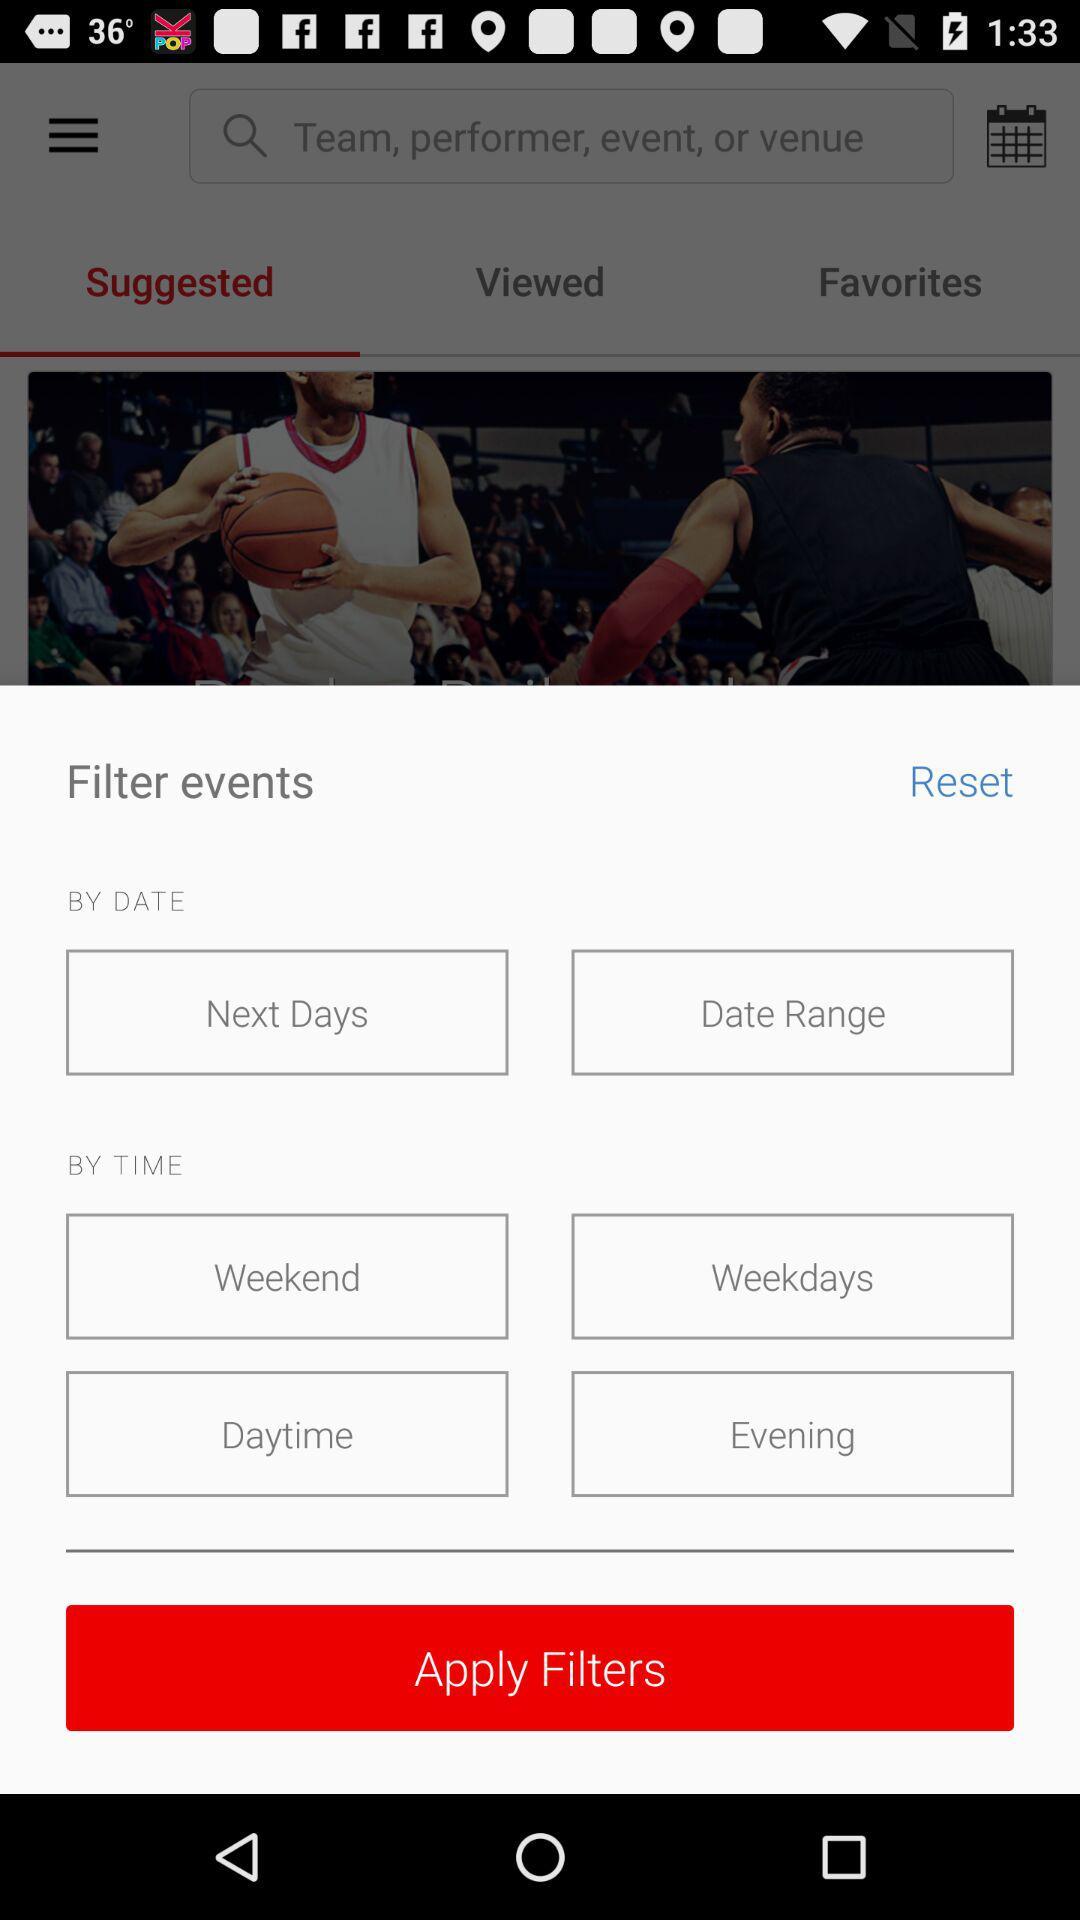  What do you see at coordinates (791, 1433) in the screenshot?
I see `item to the right of daytime item` at bounding box center [791, 1433].